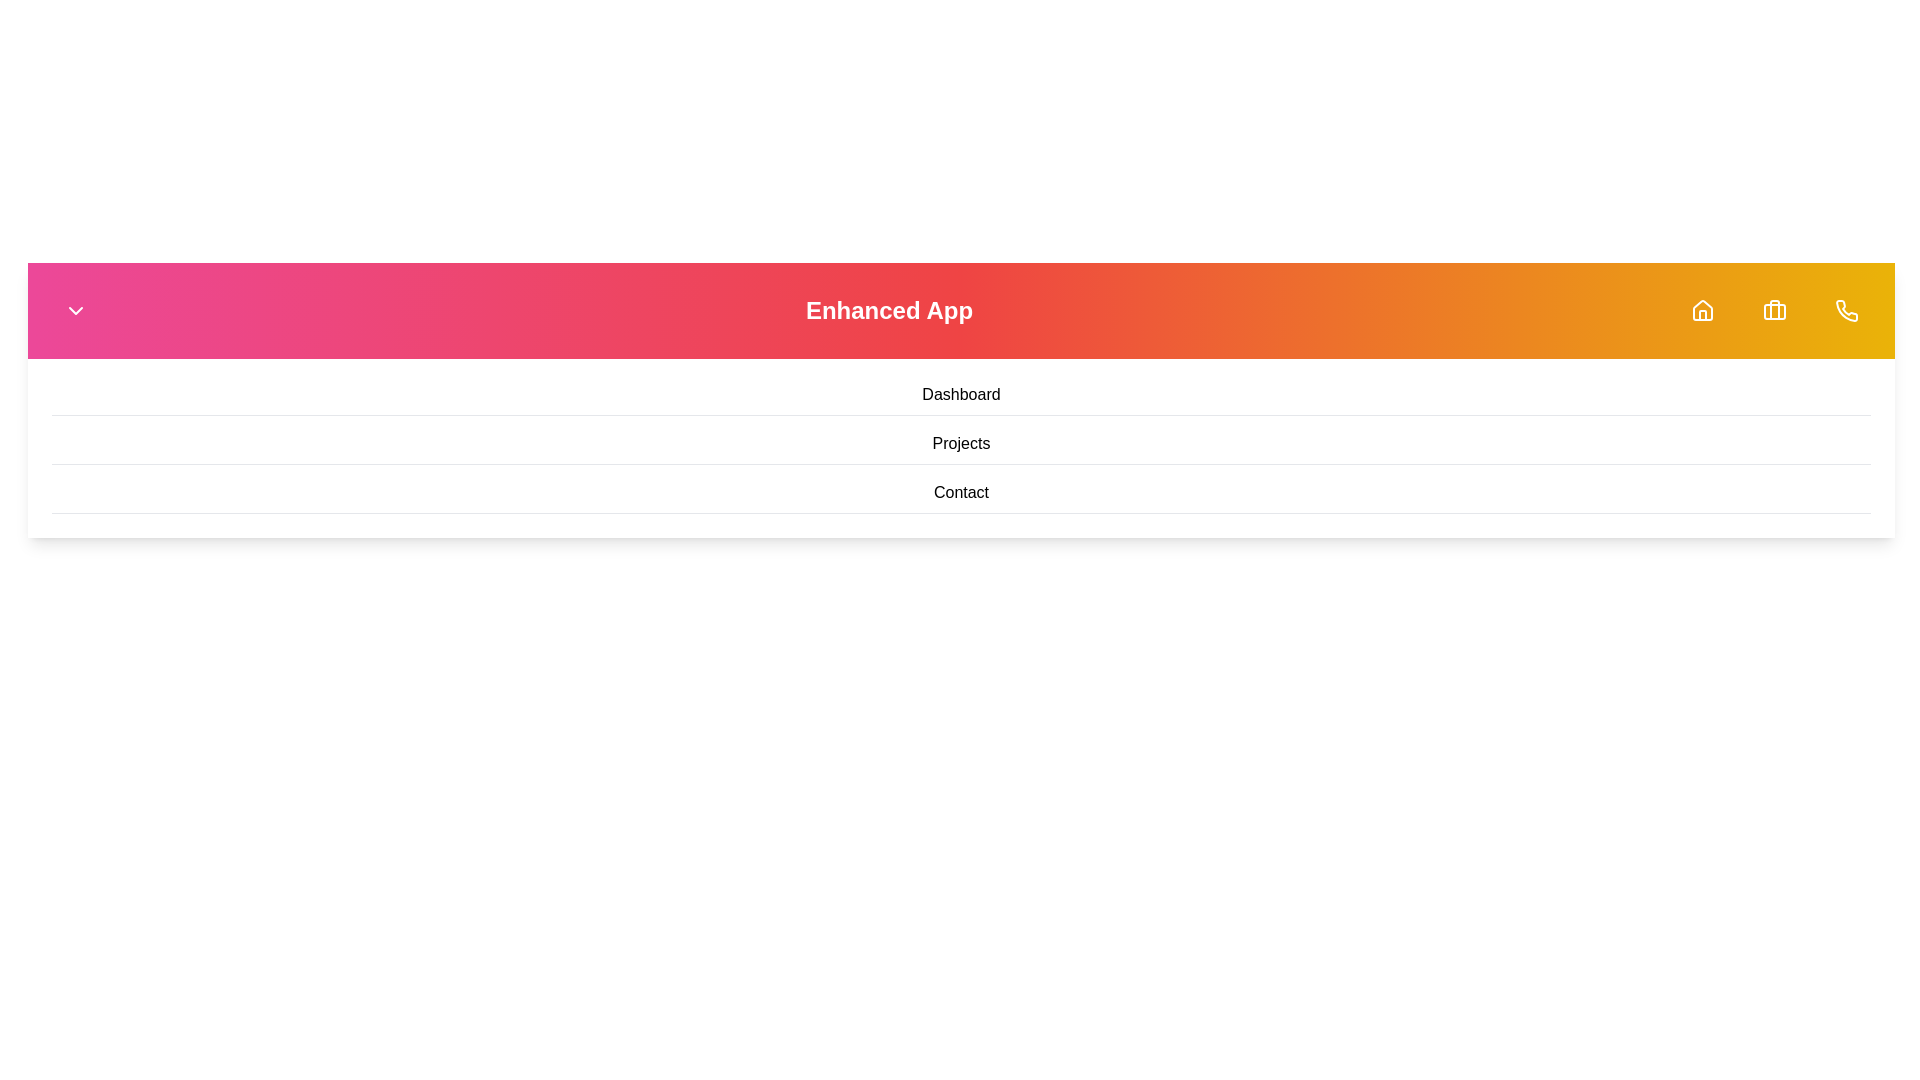  I want to click on the dropdown toggle button to toggle the menu, so click(76, 311).